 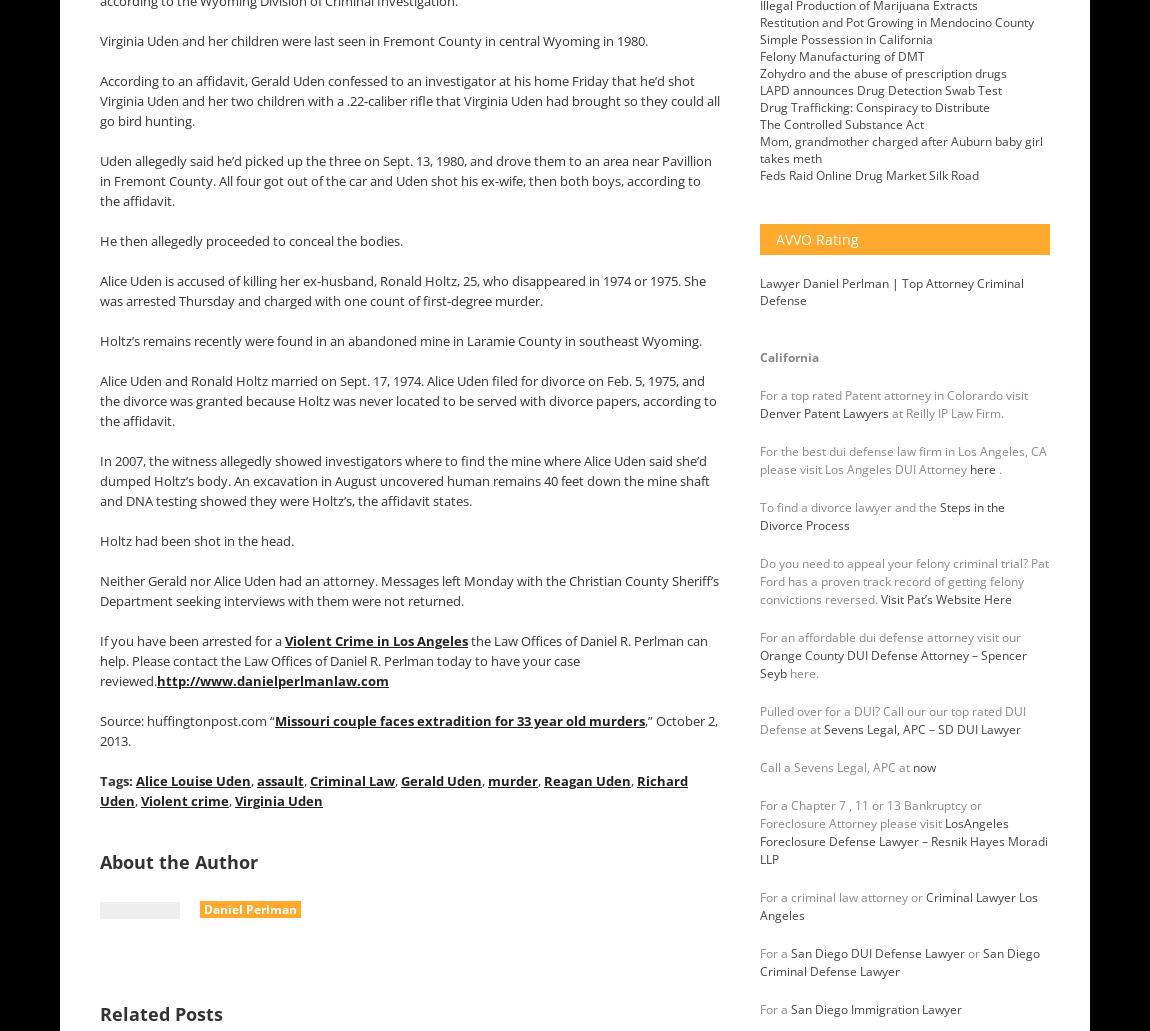 What do you see at coordinates (946, 413) in the screenshot?
I see `'at Reilly IP Law Firm.'` at bounding box center [946, 413].